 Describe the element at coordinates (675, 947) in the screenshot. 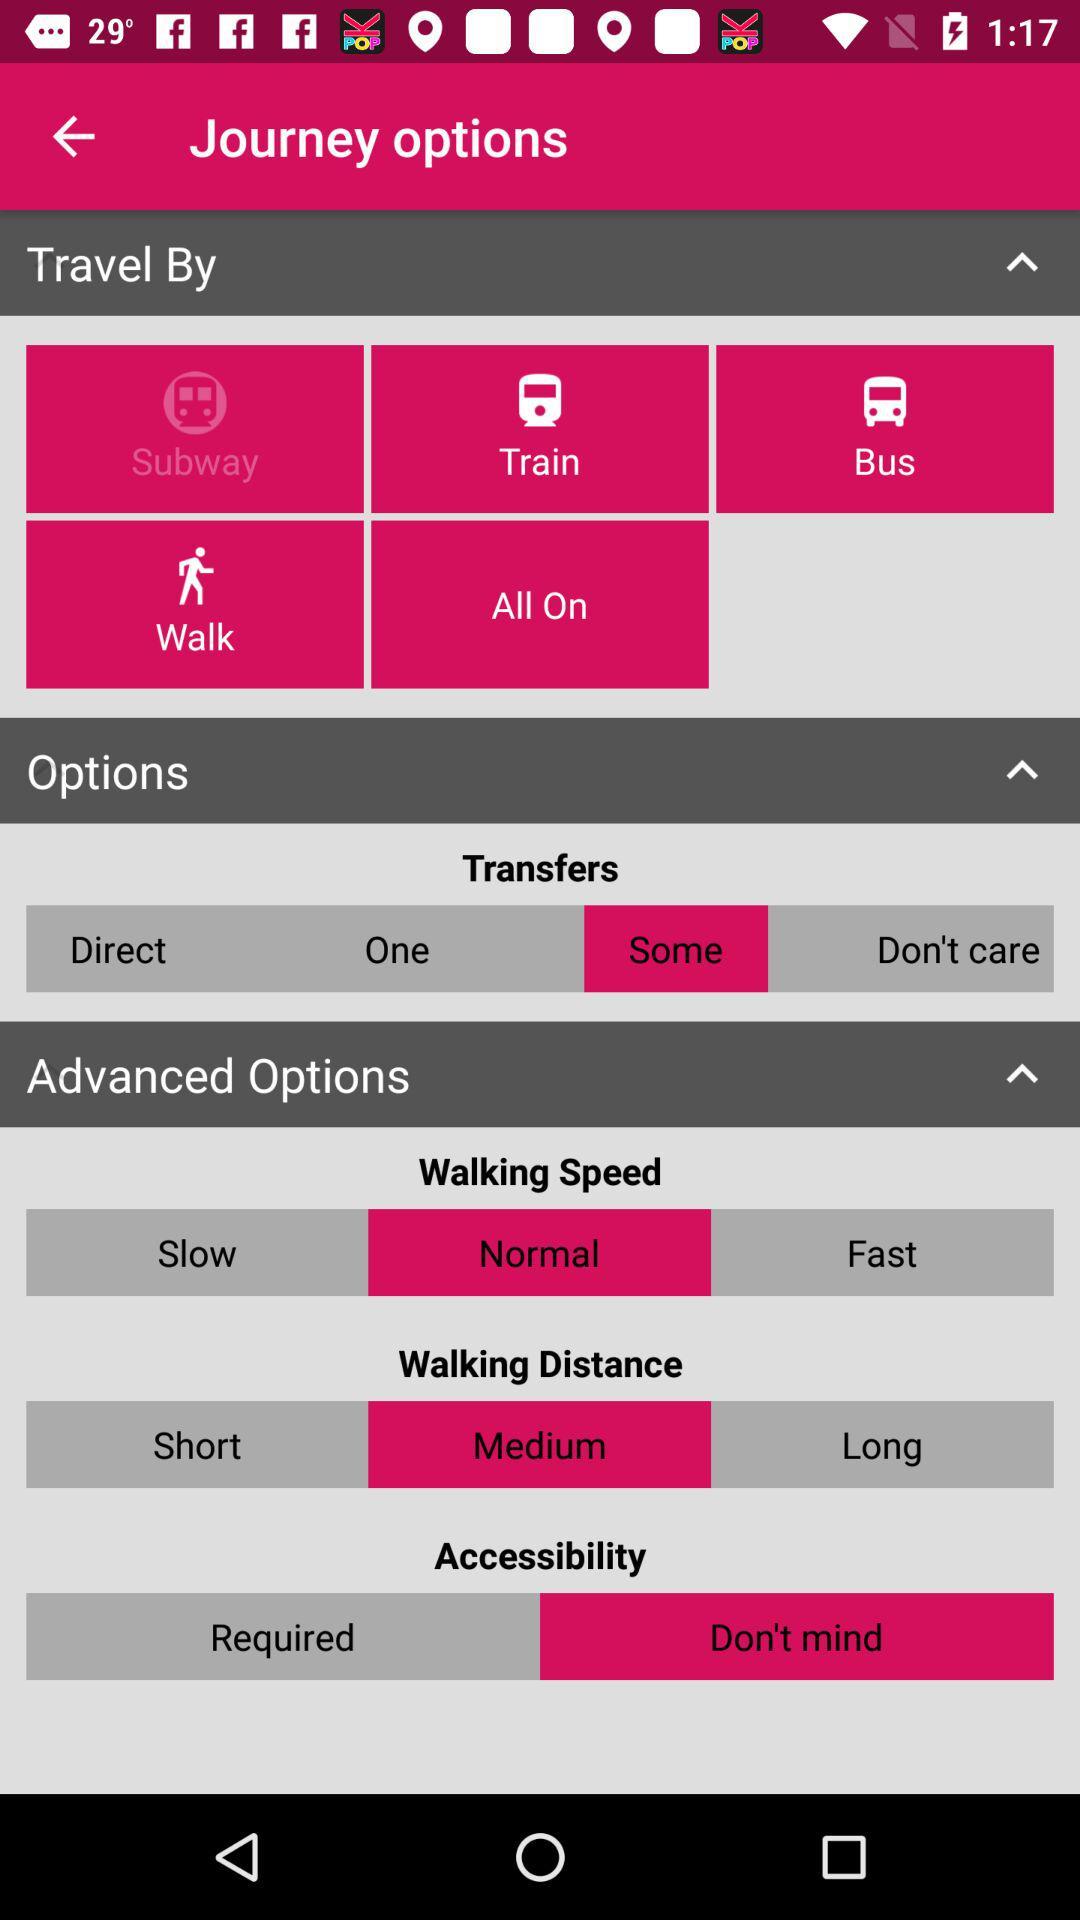

I see `some icon` at that location.